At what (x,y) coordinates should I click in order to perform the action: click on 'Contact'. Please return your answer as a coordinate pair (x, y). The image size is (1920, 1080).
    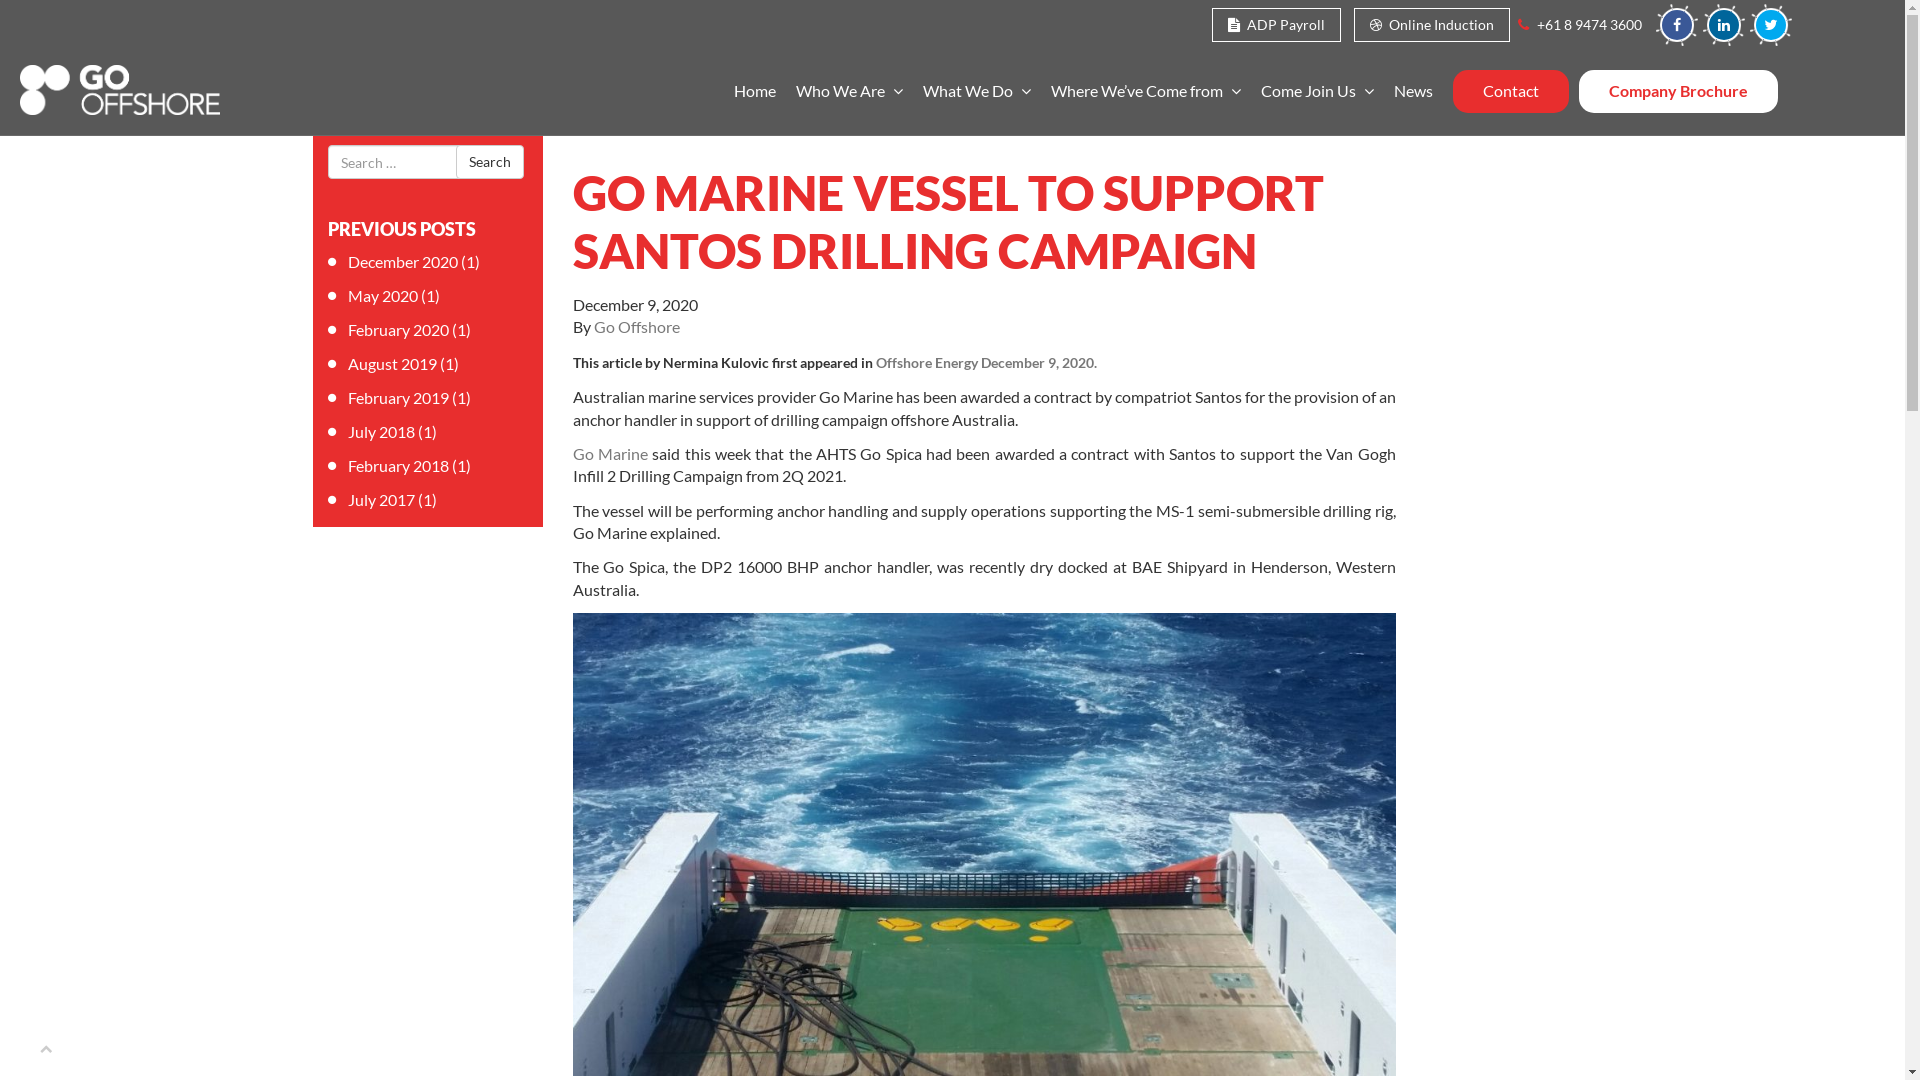
    Looking at the image, I should click on (1510, 91).